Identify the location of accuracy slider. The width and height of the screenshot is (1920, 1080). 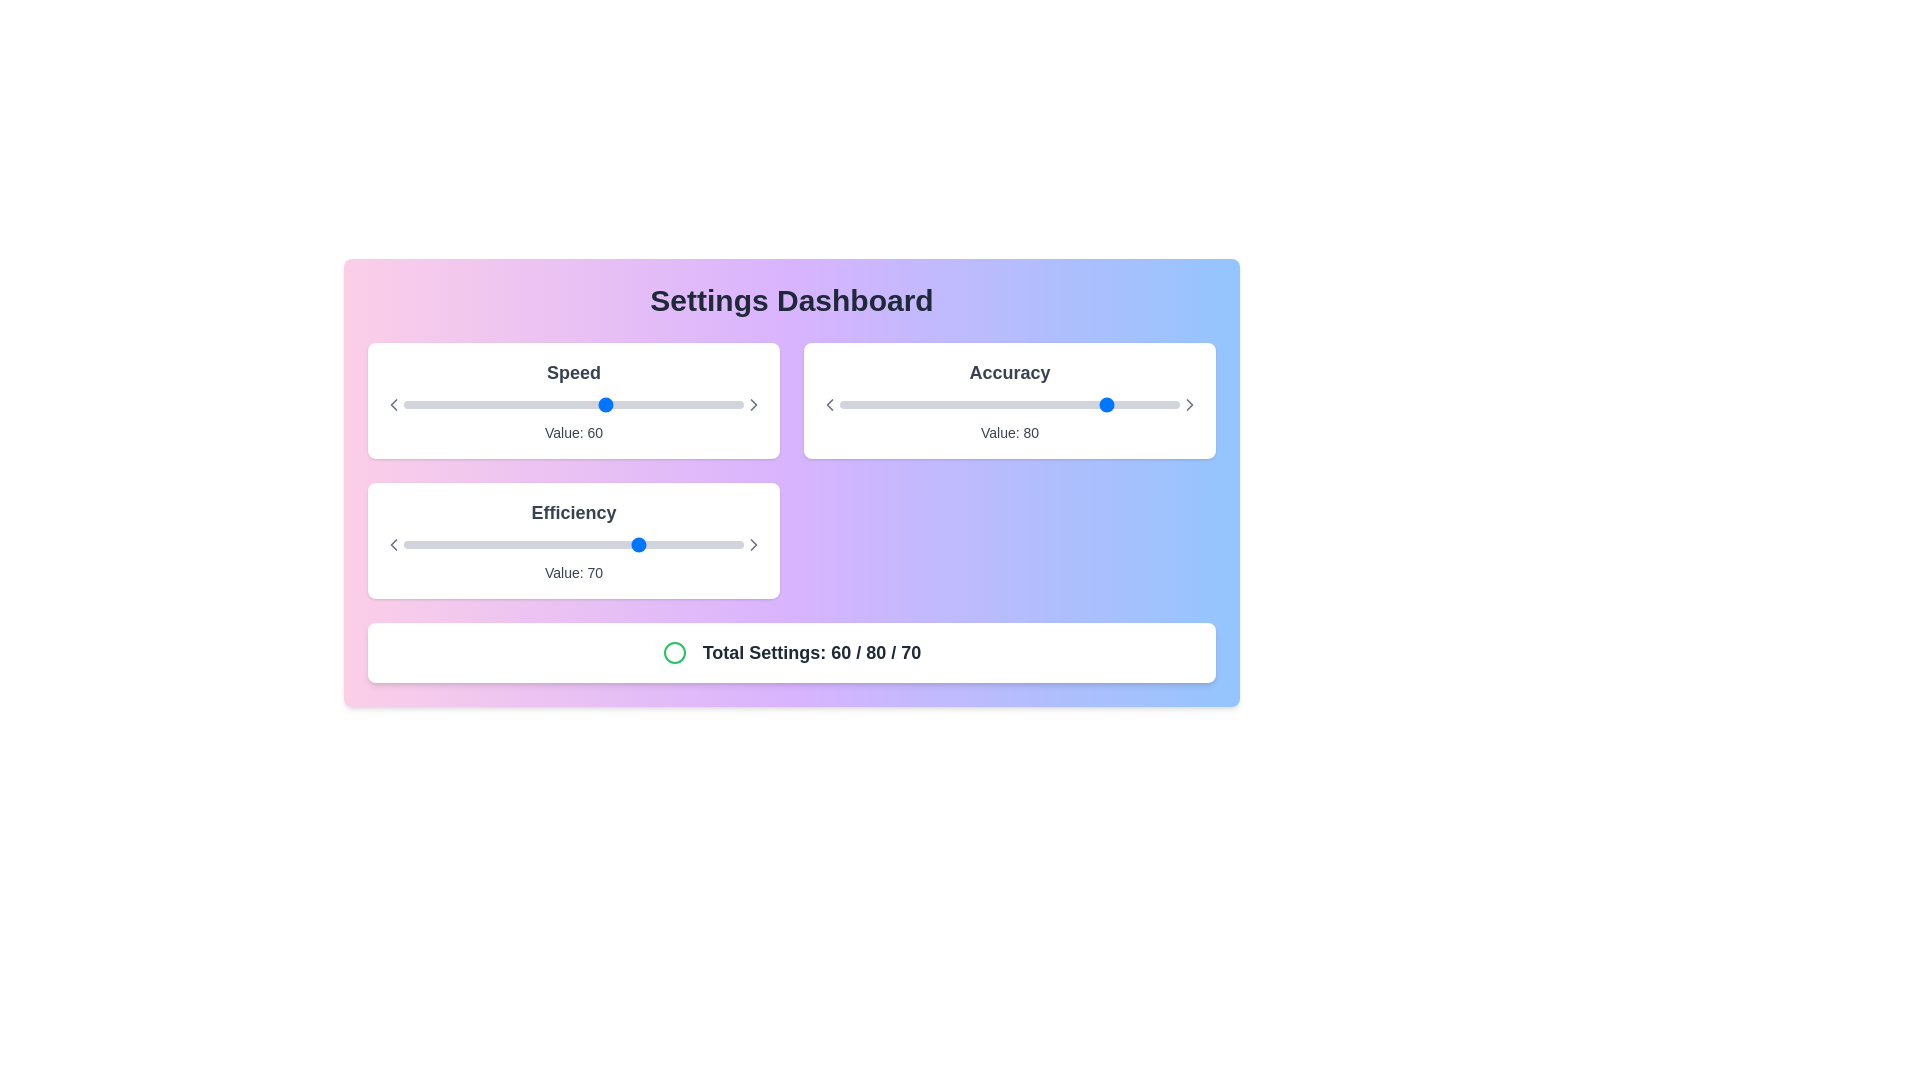
(1159, 405).